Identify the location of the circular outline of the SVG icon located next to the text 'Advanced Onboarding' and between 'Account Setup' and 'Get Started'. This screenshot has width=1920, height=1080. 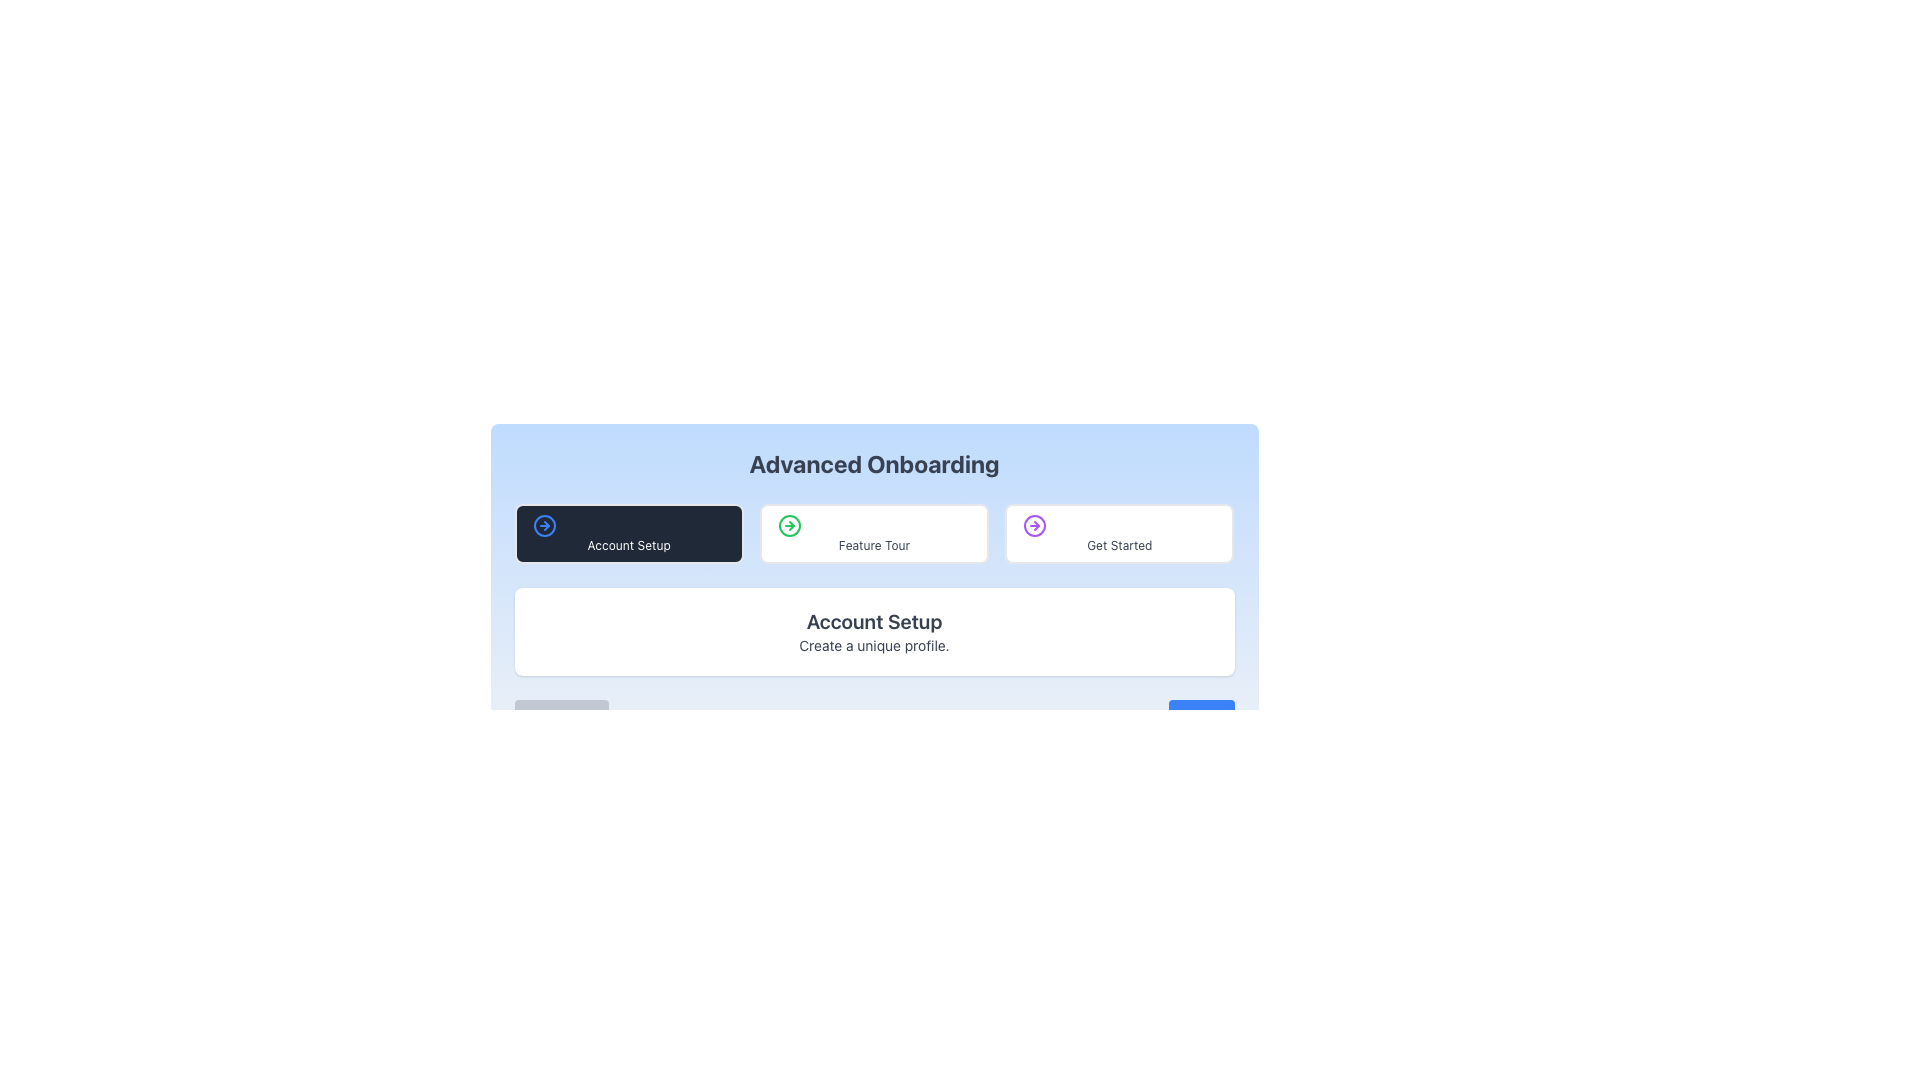
(788, 524).